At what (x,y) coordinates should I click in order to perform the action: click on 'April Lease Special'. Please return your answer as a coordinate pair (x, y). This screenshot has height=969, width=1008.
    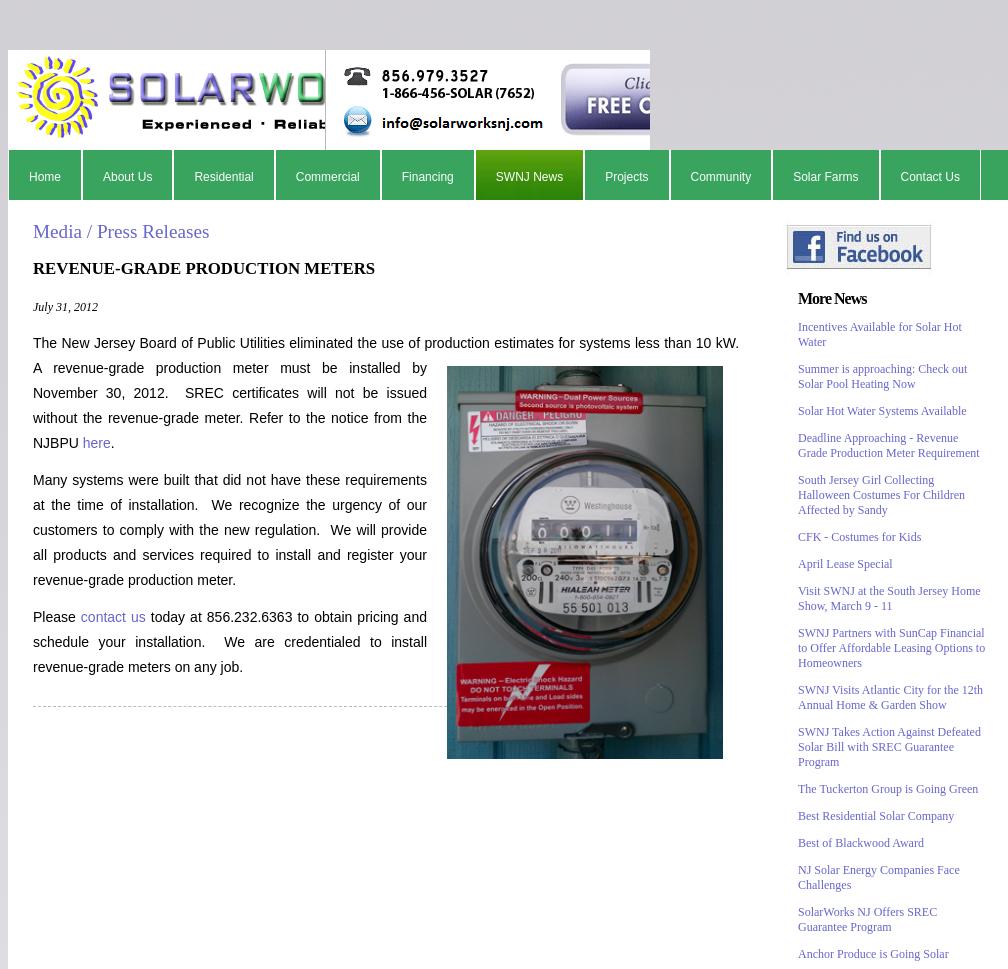
    Looking at the image, I should click on (845, 563).